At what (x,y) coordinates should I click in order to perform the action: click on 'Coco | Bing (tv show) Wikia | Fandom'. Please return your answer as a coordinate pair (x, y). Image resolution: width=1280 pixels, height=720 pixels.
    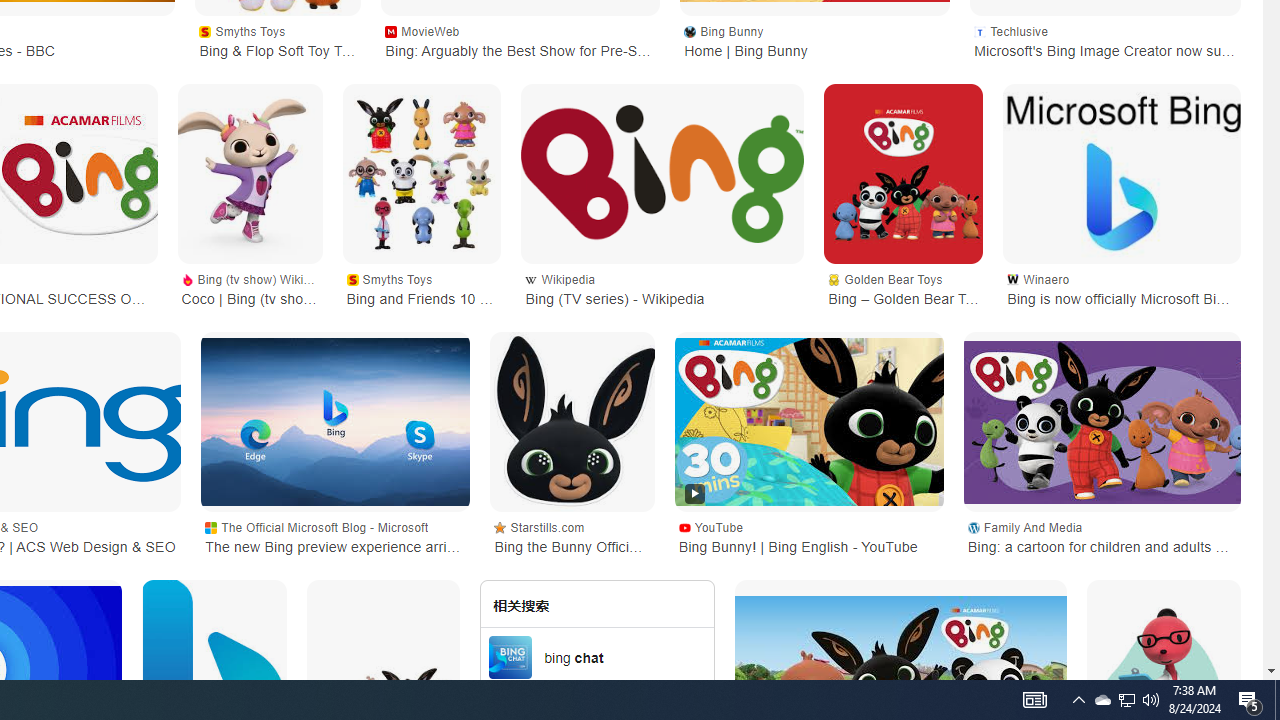
    Looking at the image, I should click on (248, 173).